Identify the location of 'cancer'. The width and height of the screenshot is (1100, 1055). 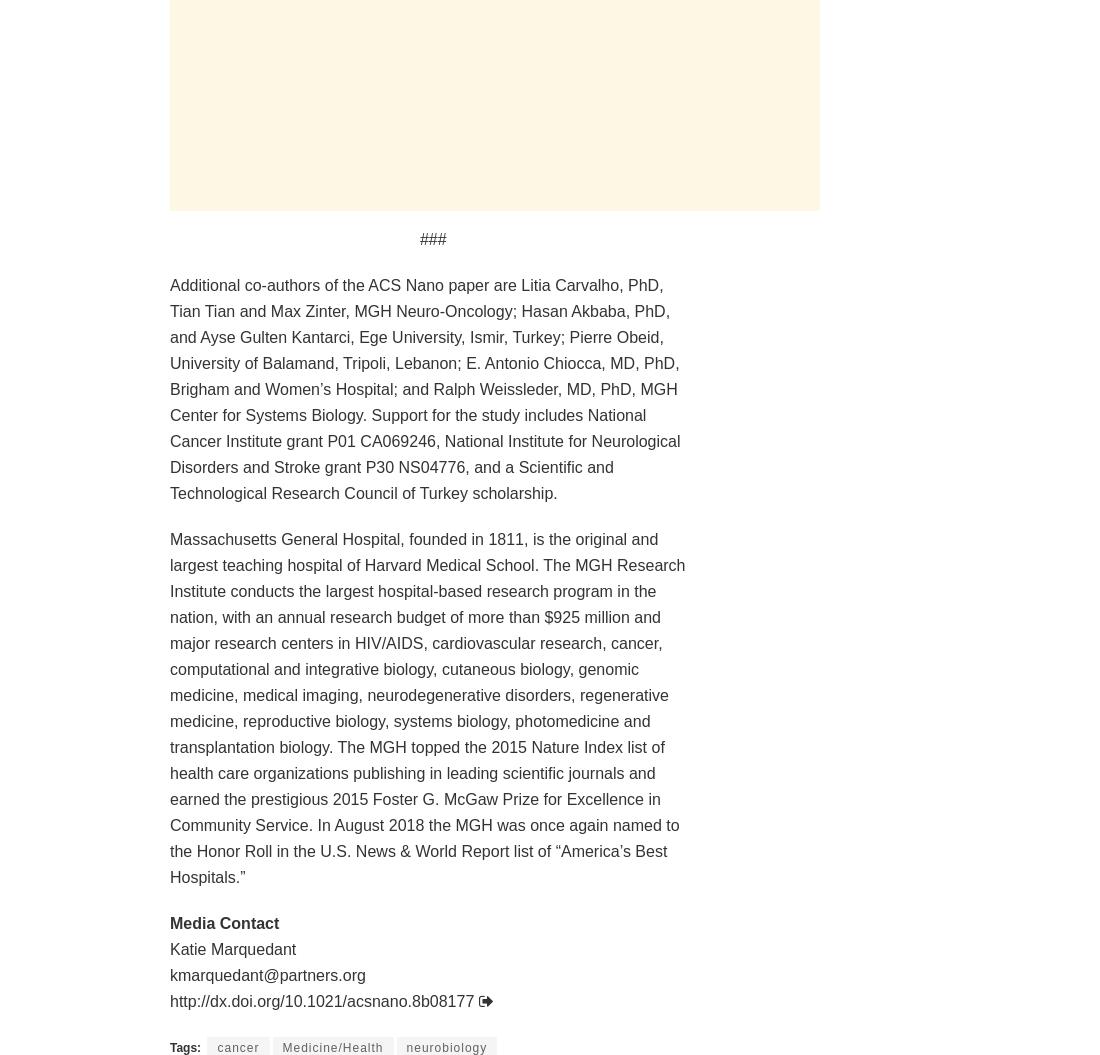
(238, 1045).